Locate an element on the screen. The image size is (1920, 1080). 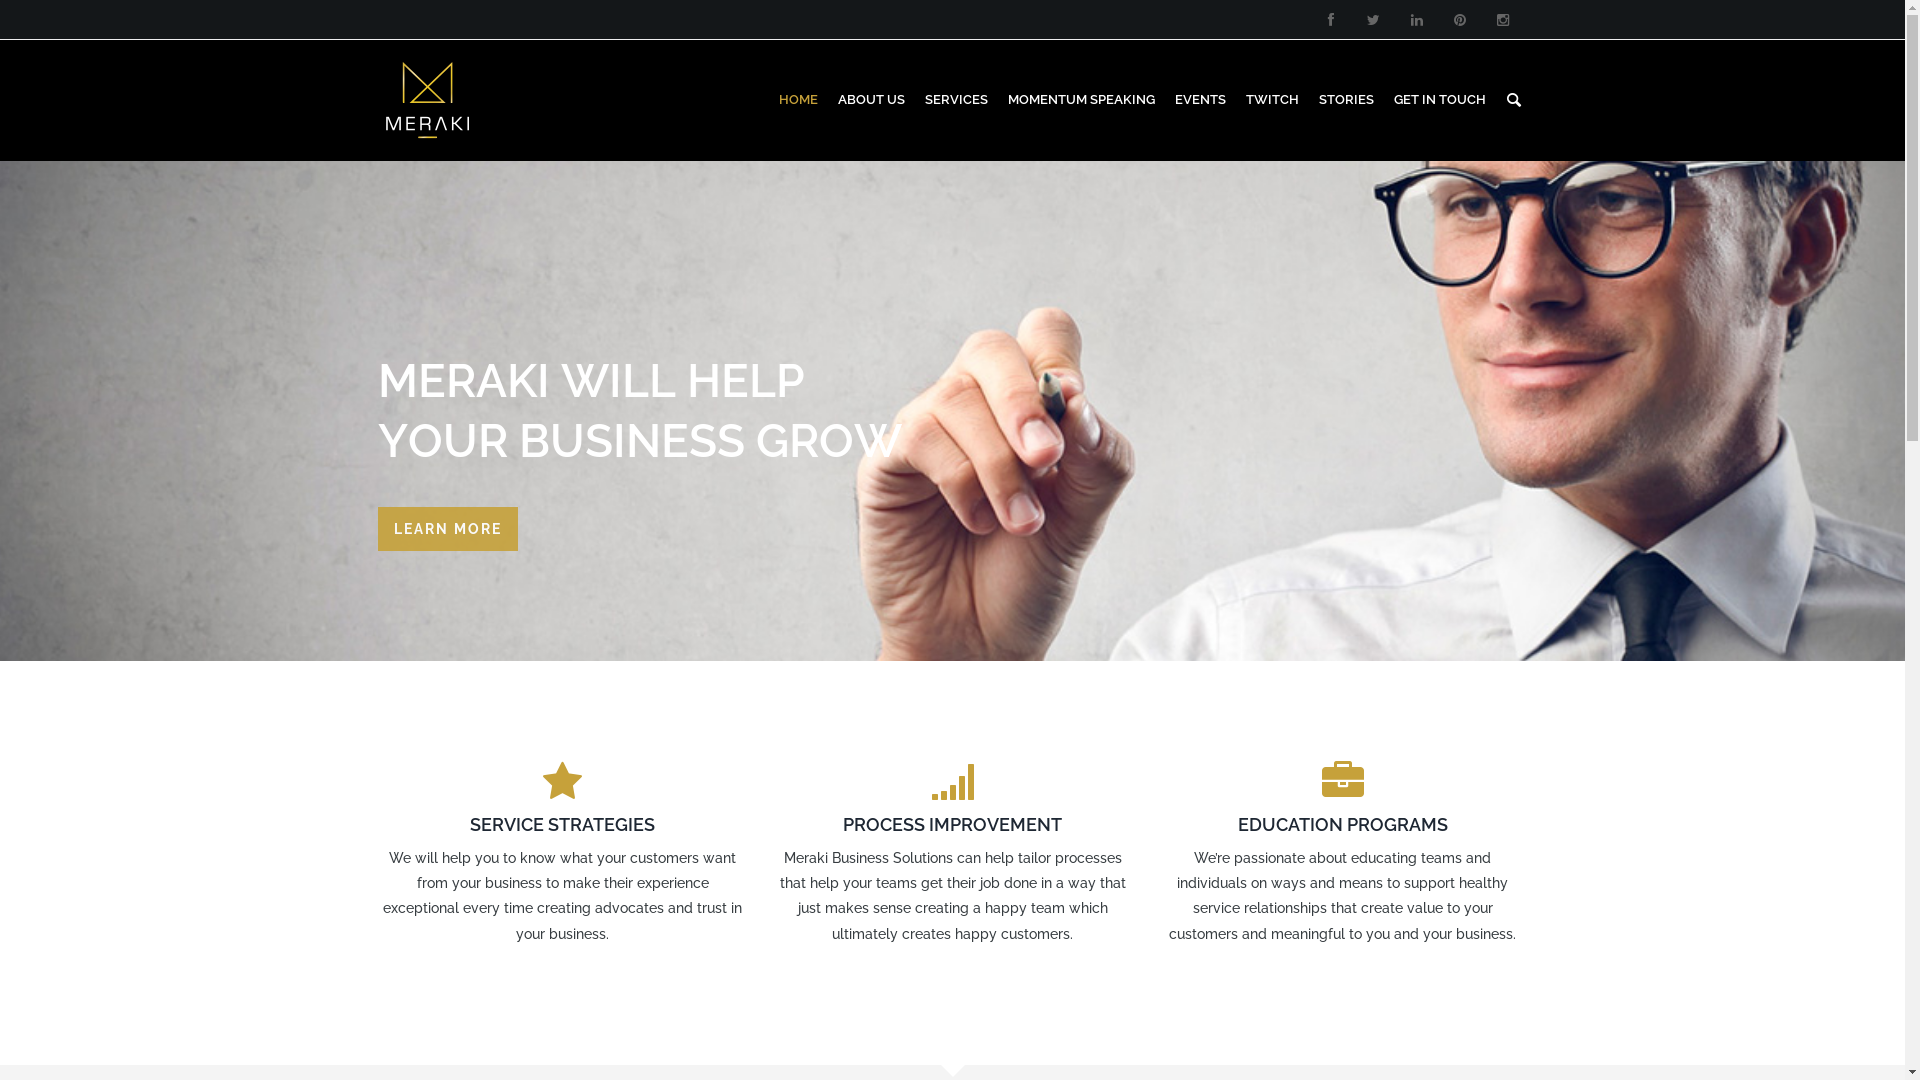
'TWITCH' is located at coordinates (1271, 100).